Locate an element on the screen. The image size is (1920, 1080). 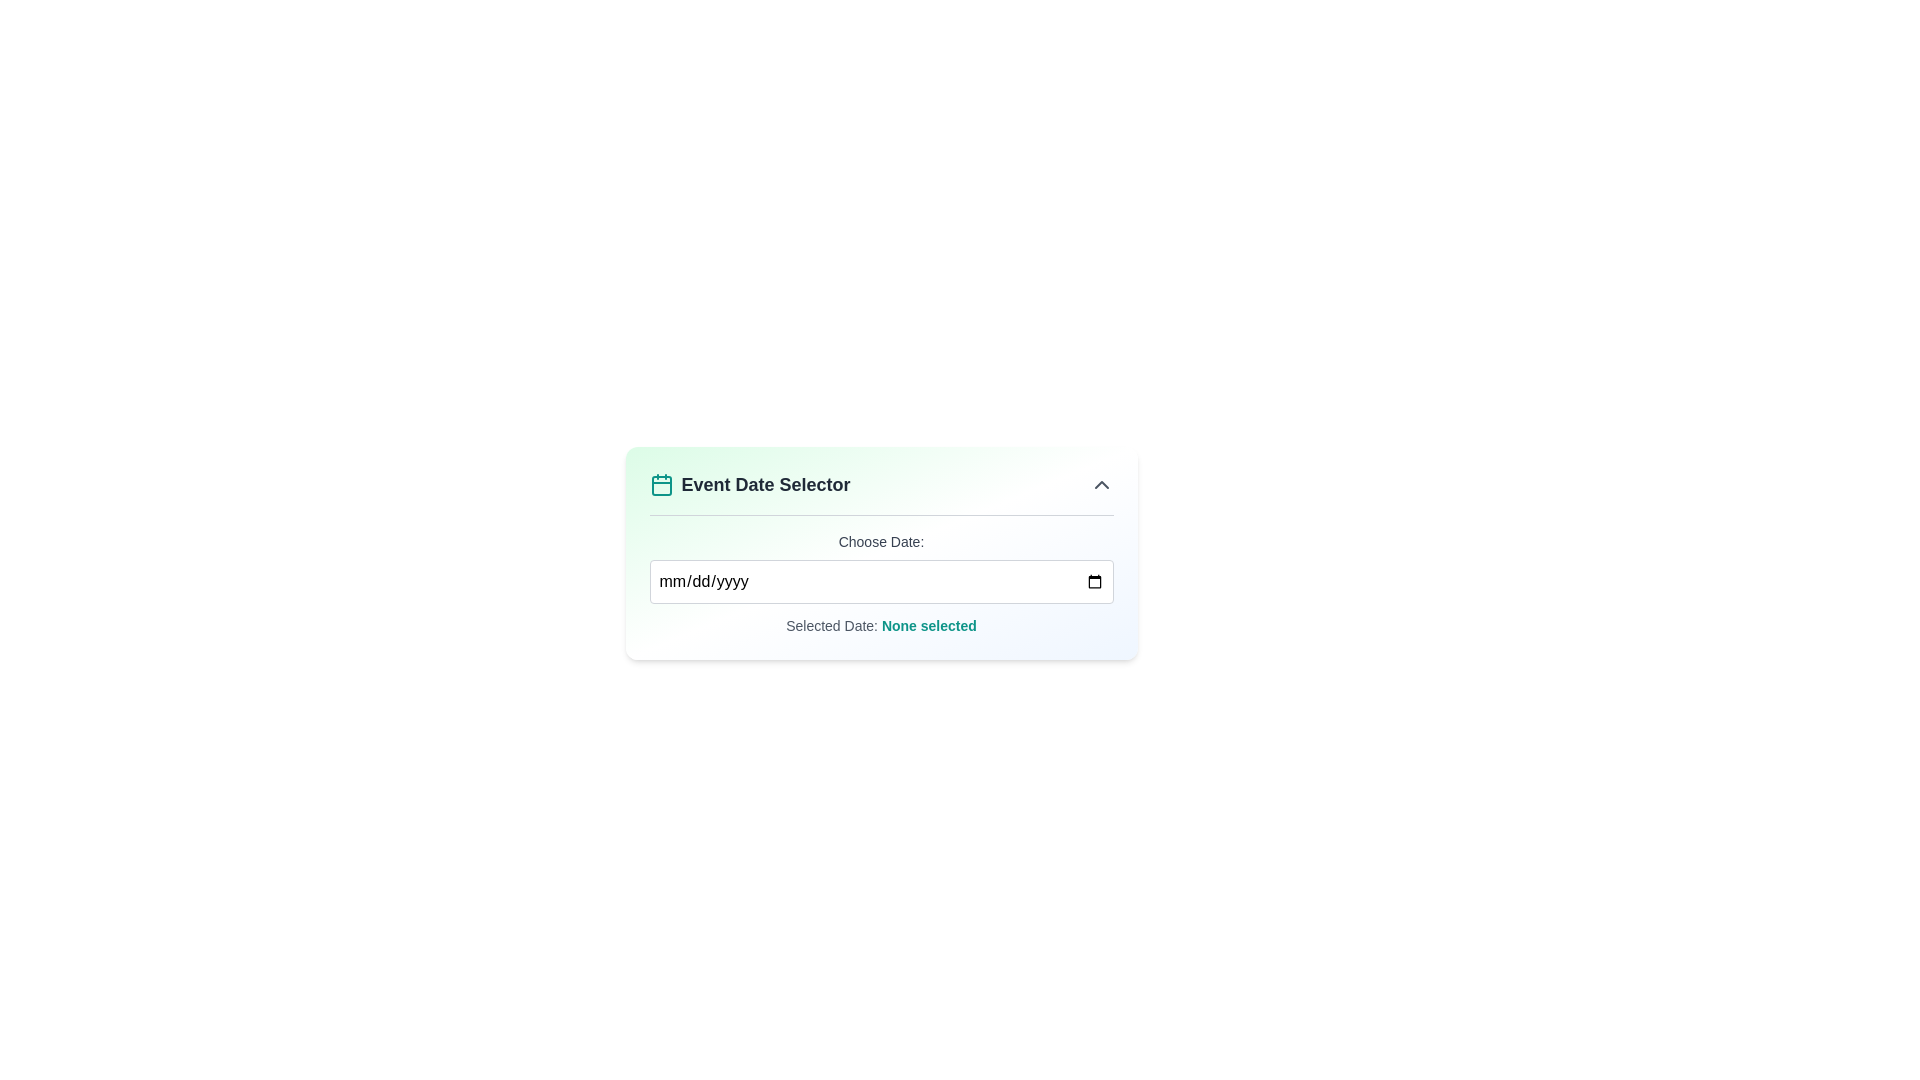
text display indicating the current state of date selection, which shows 'Selected Date: None selected' is located at coordinates (928, 624).